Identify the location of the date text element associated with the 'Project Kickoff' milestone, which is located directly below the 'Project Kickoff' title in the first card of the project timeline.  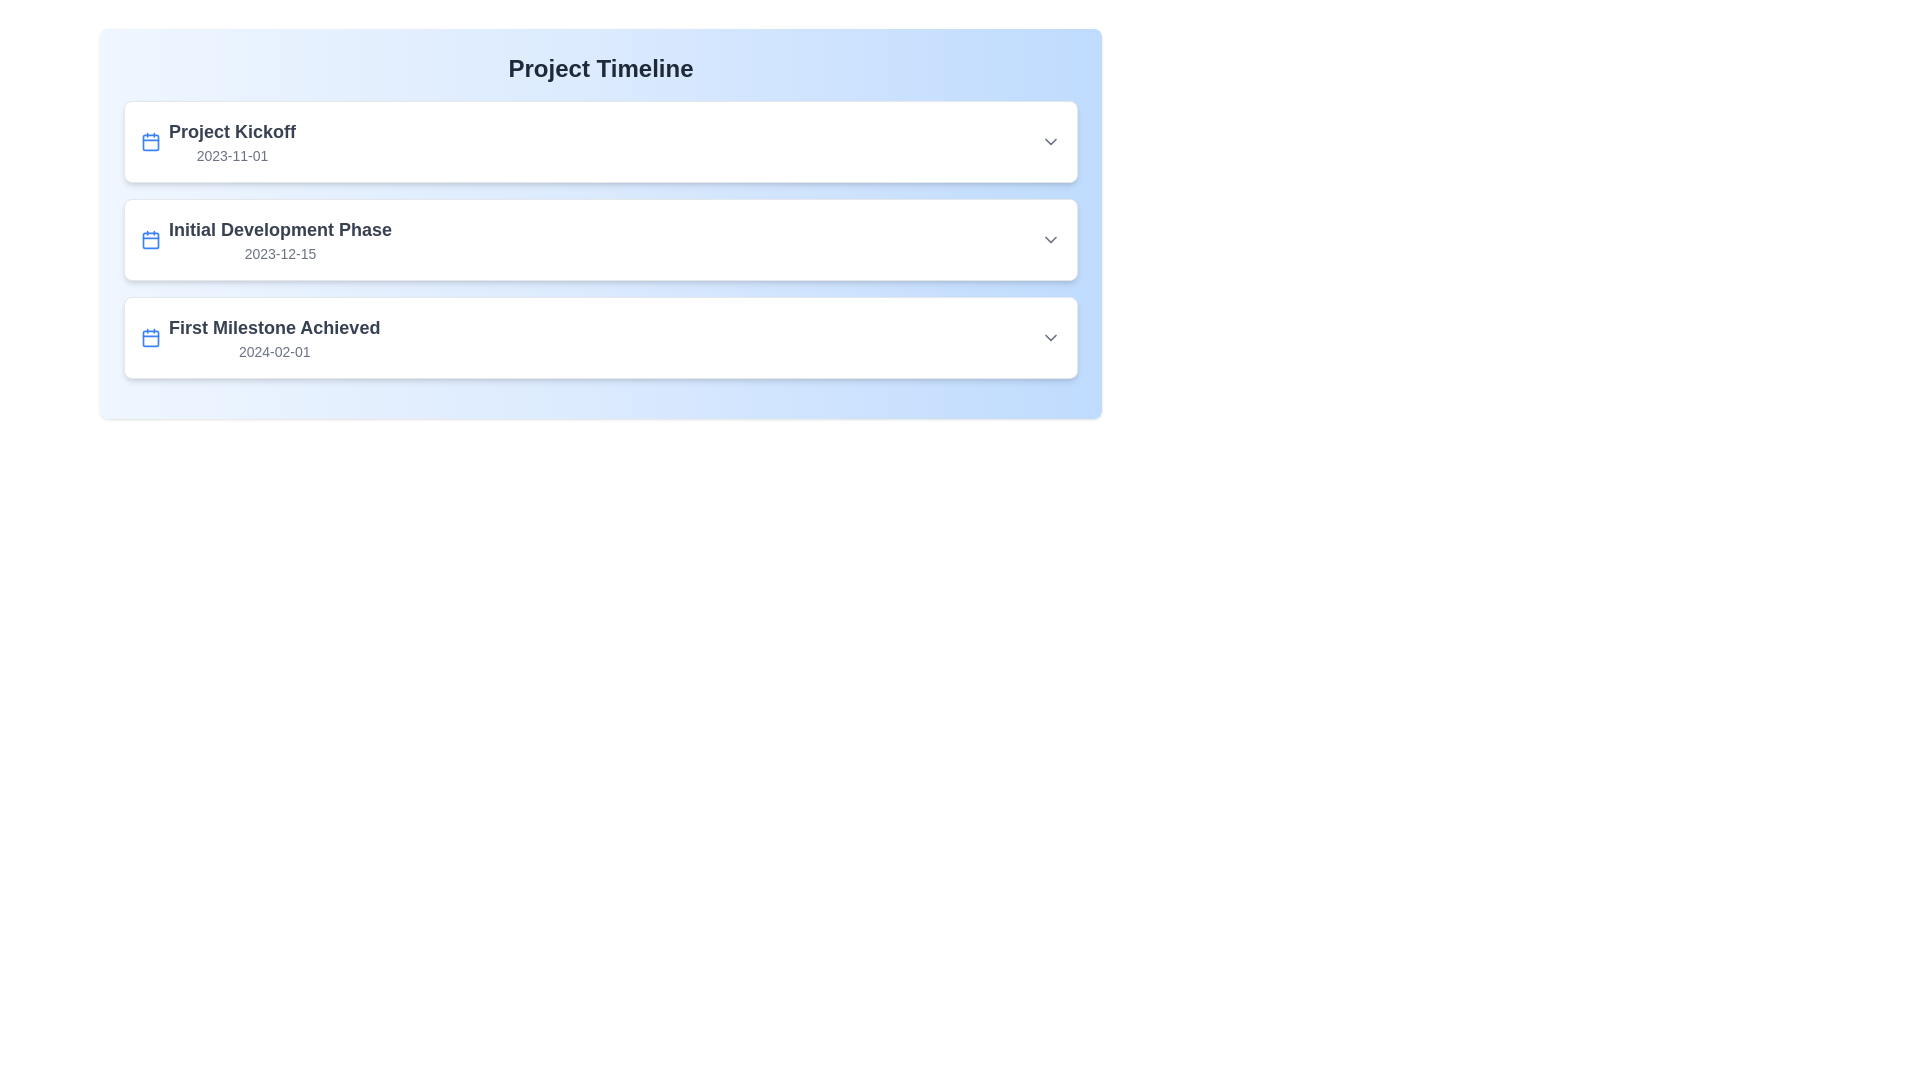
(232, 154).